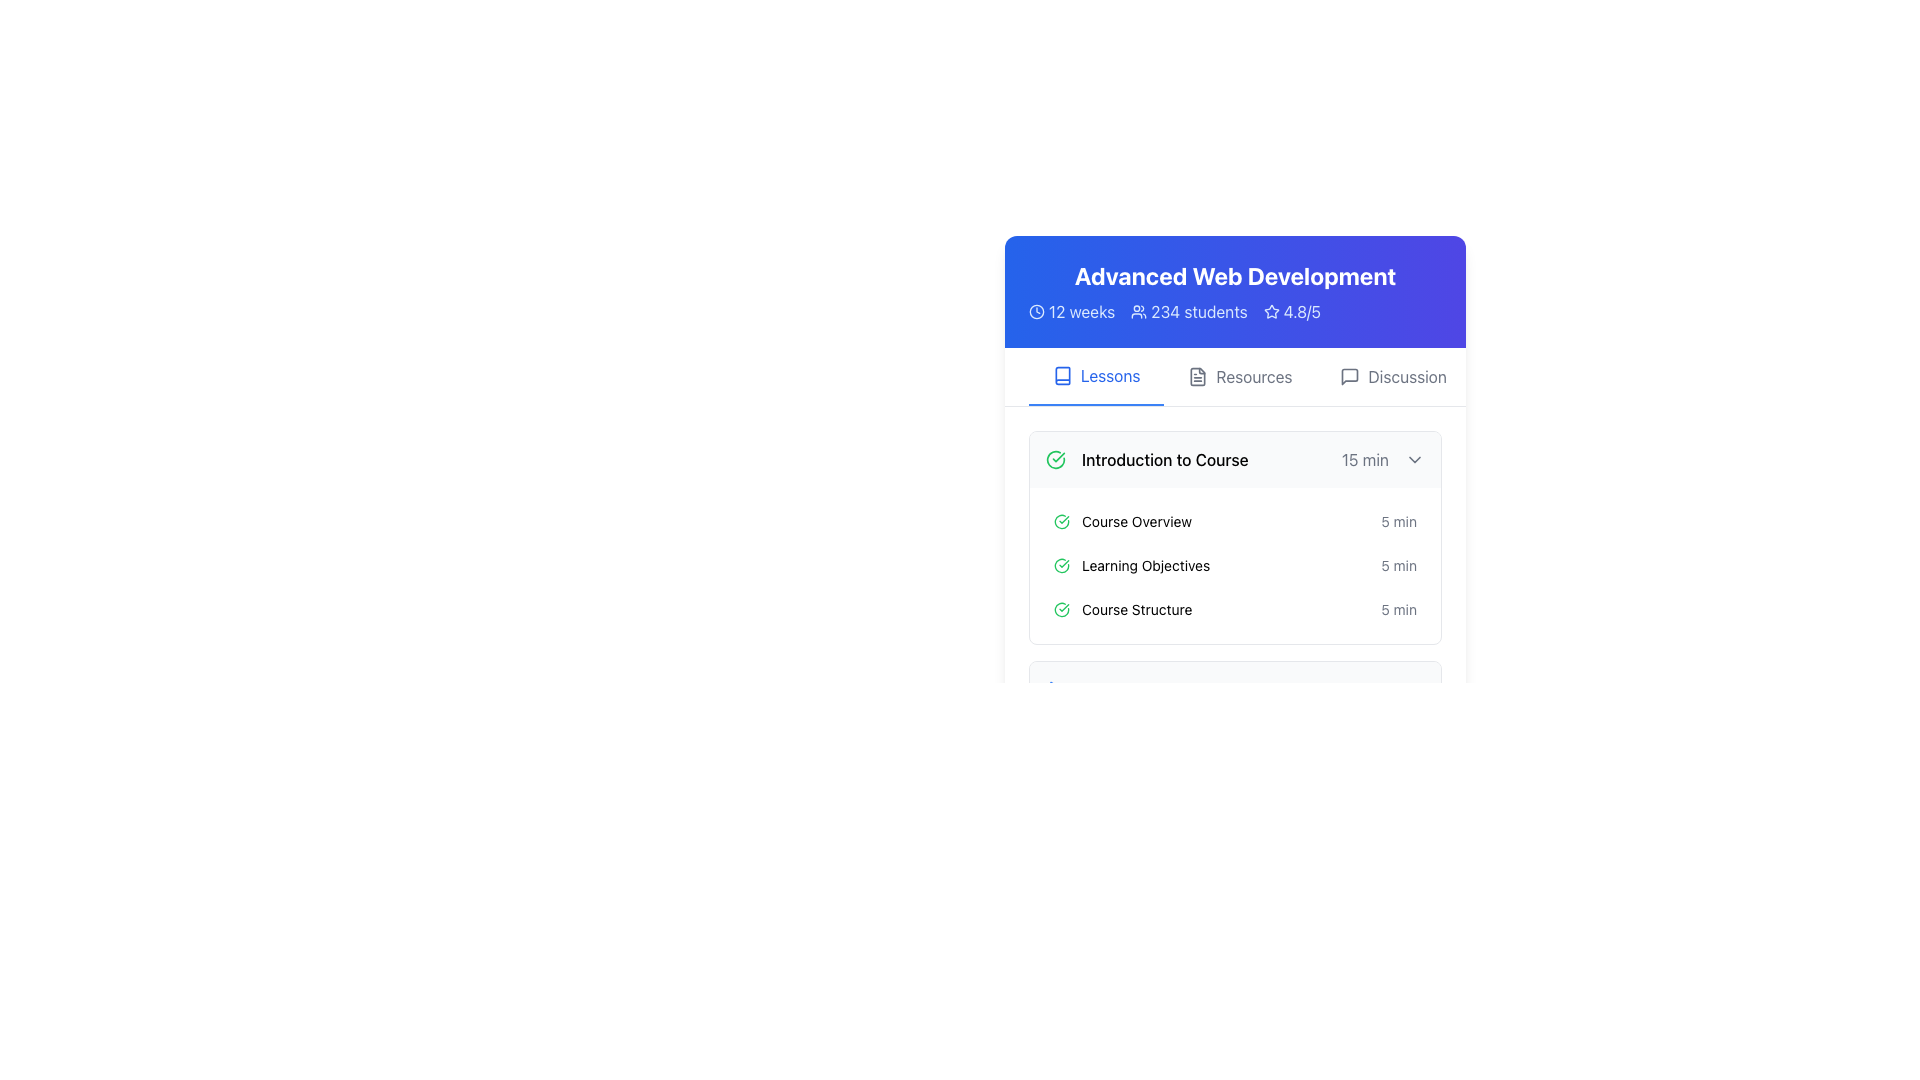  Describe the element at coordinates (1060, 520) in the screenshot. I see `the green outlined circular icon with a checkmark inside, located next to the 'Introduction to Course' text in the lesson list, for status indication` at that location.